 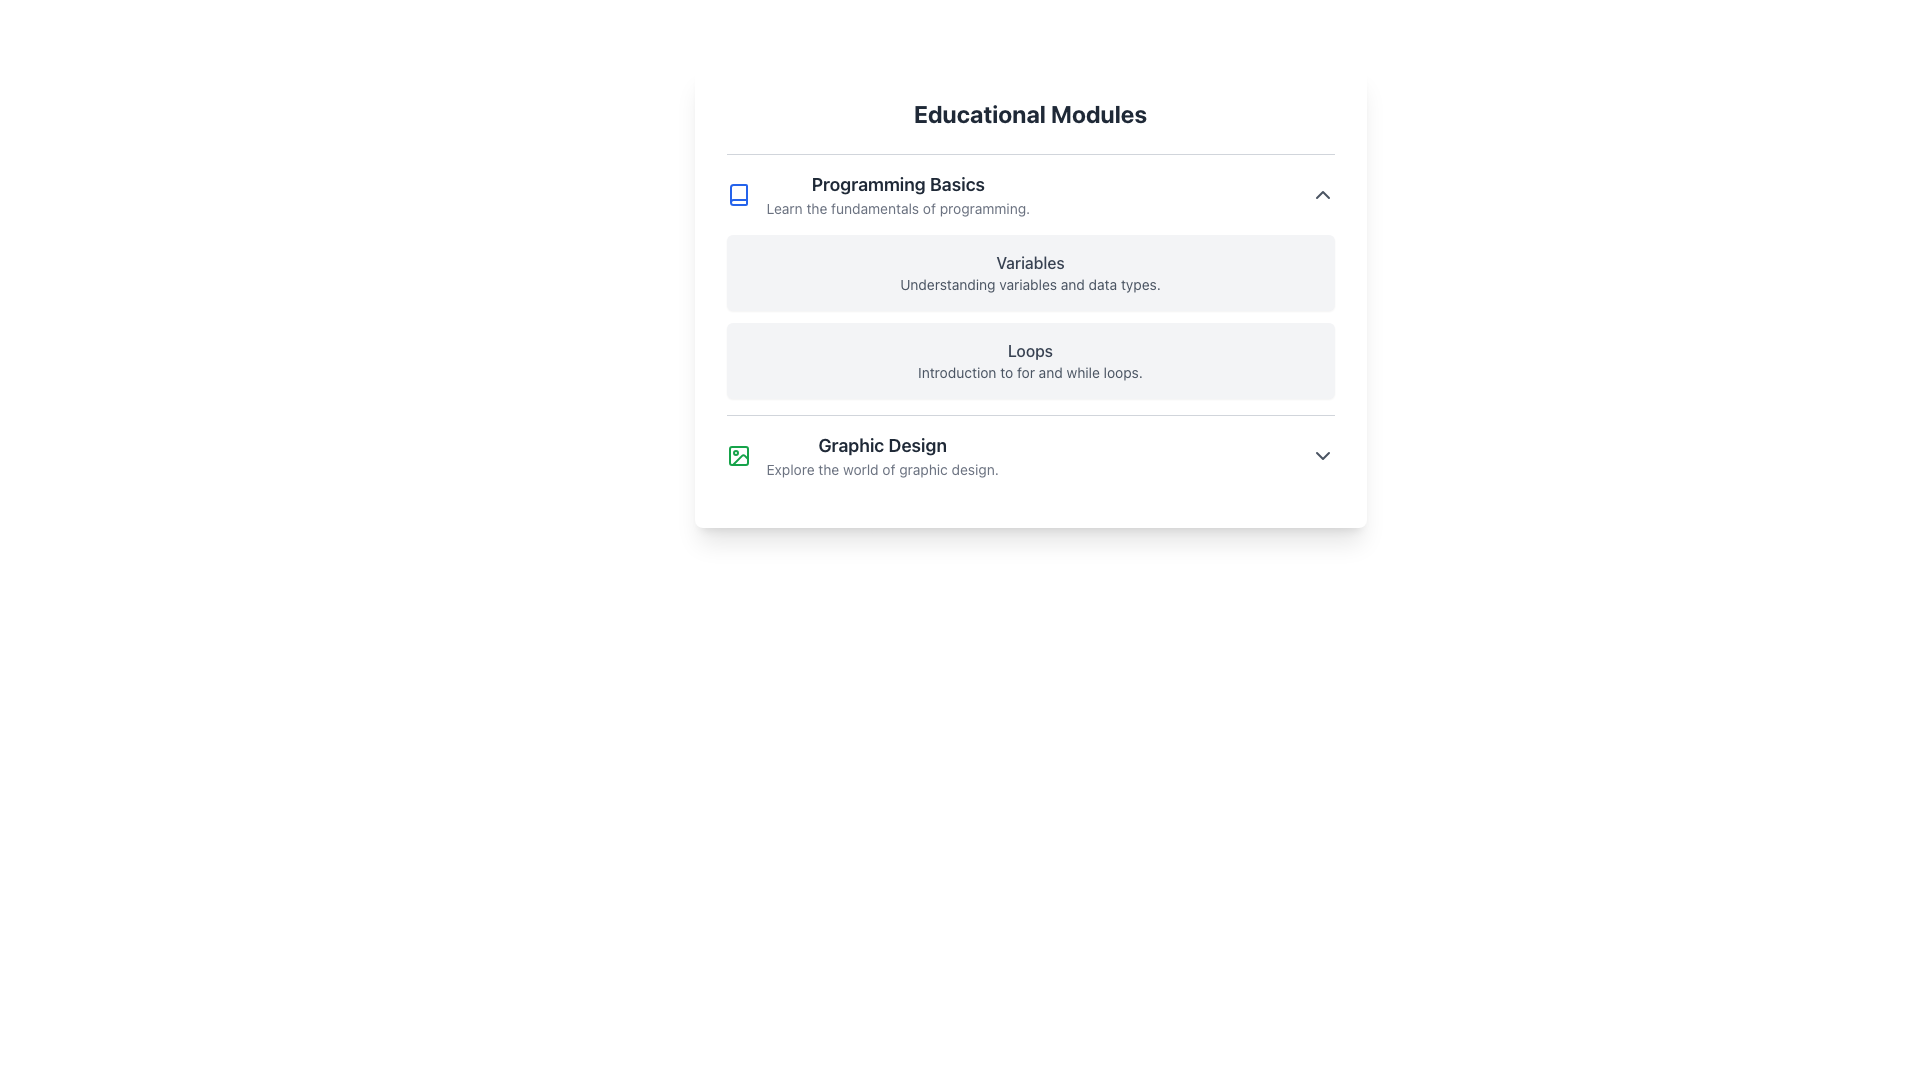 I want to click on the Composite element containing the green-outlined icon and the text 'Graphic Design', so click(x=862, y=455).